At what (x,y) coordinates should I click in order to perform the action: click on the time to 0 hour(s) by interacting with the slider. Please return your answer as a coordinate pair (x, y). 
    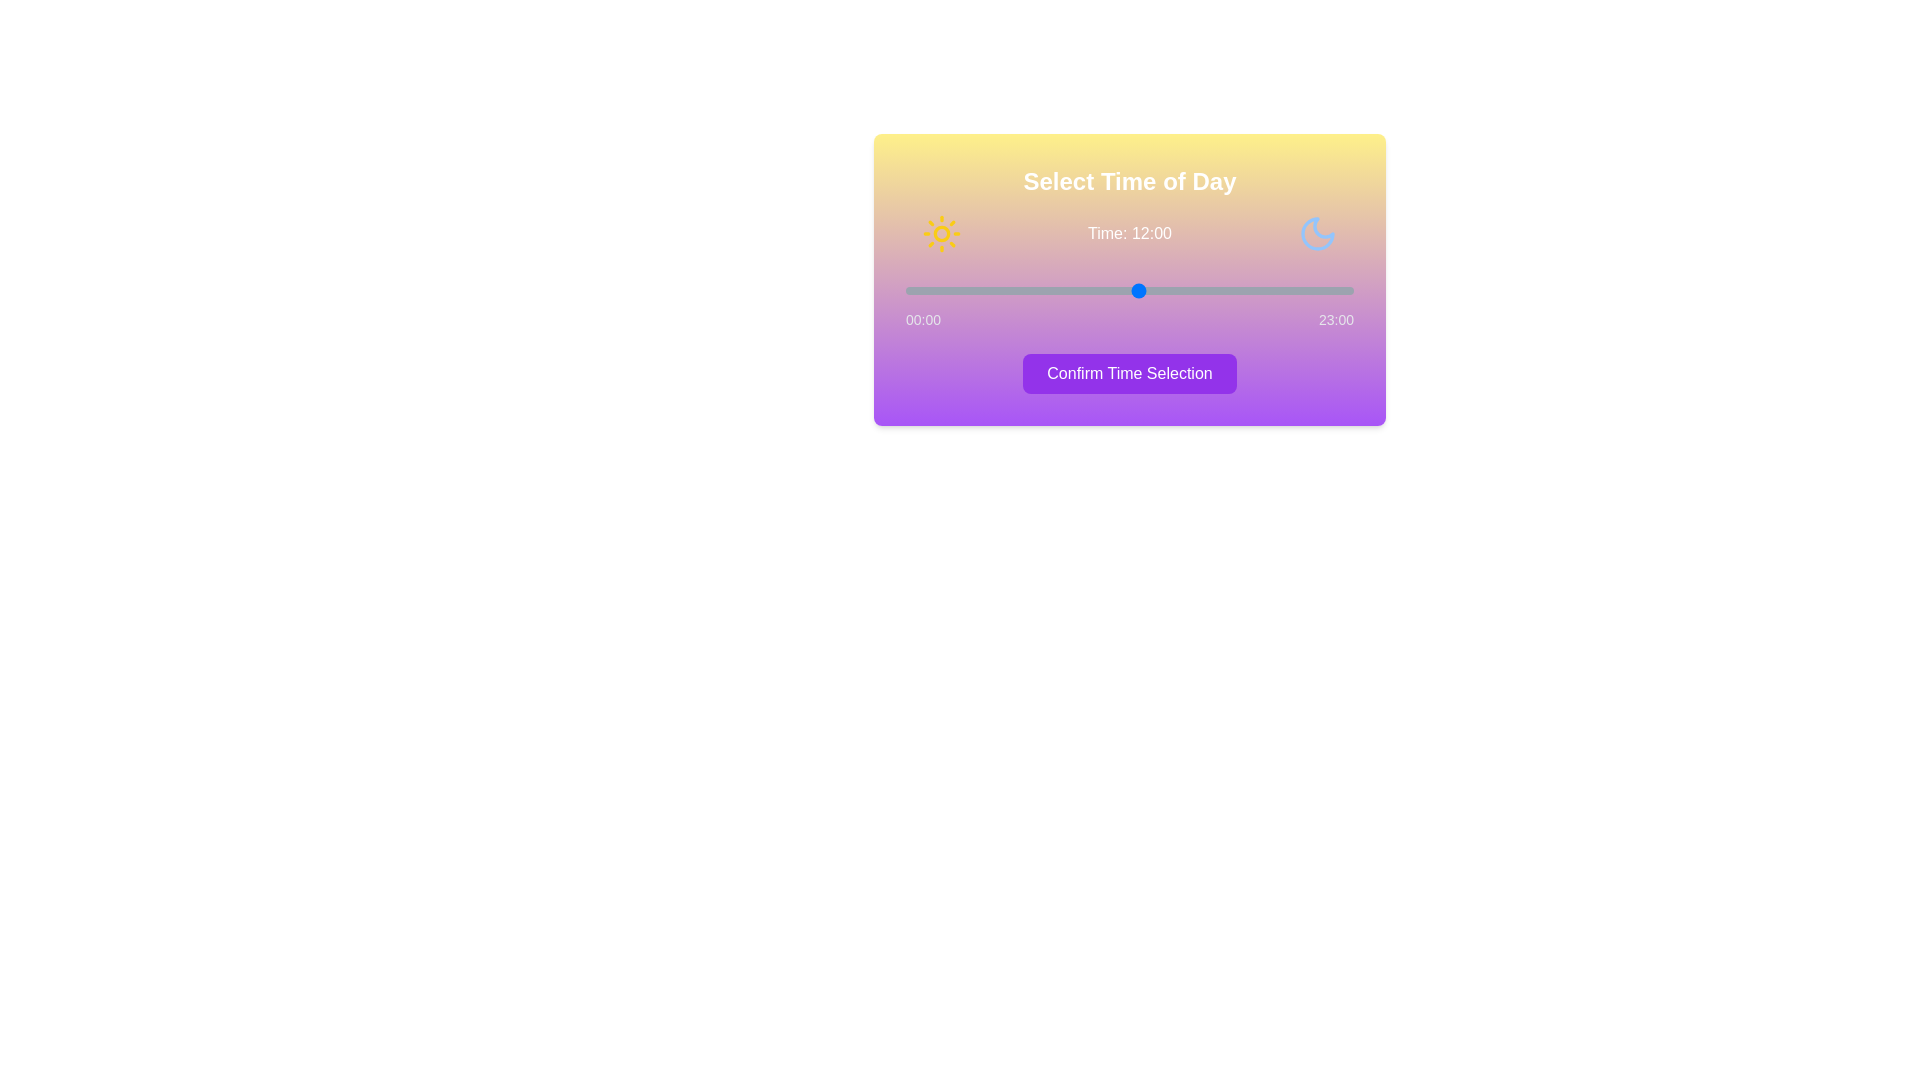
    Looking at the image, I should click on (905, 290).